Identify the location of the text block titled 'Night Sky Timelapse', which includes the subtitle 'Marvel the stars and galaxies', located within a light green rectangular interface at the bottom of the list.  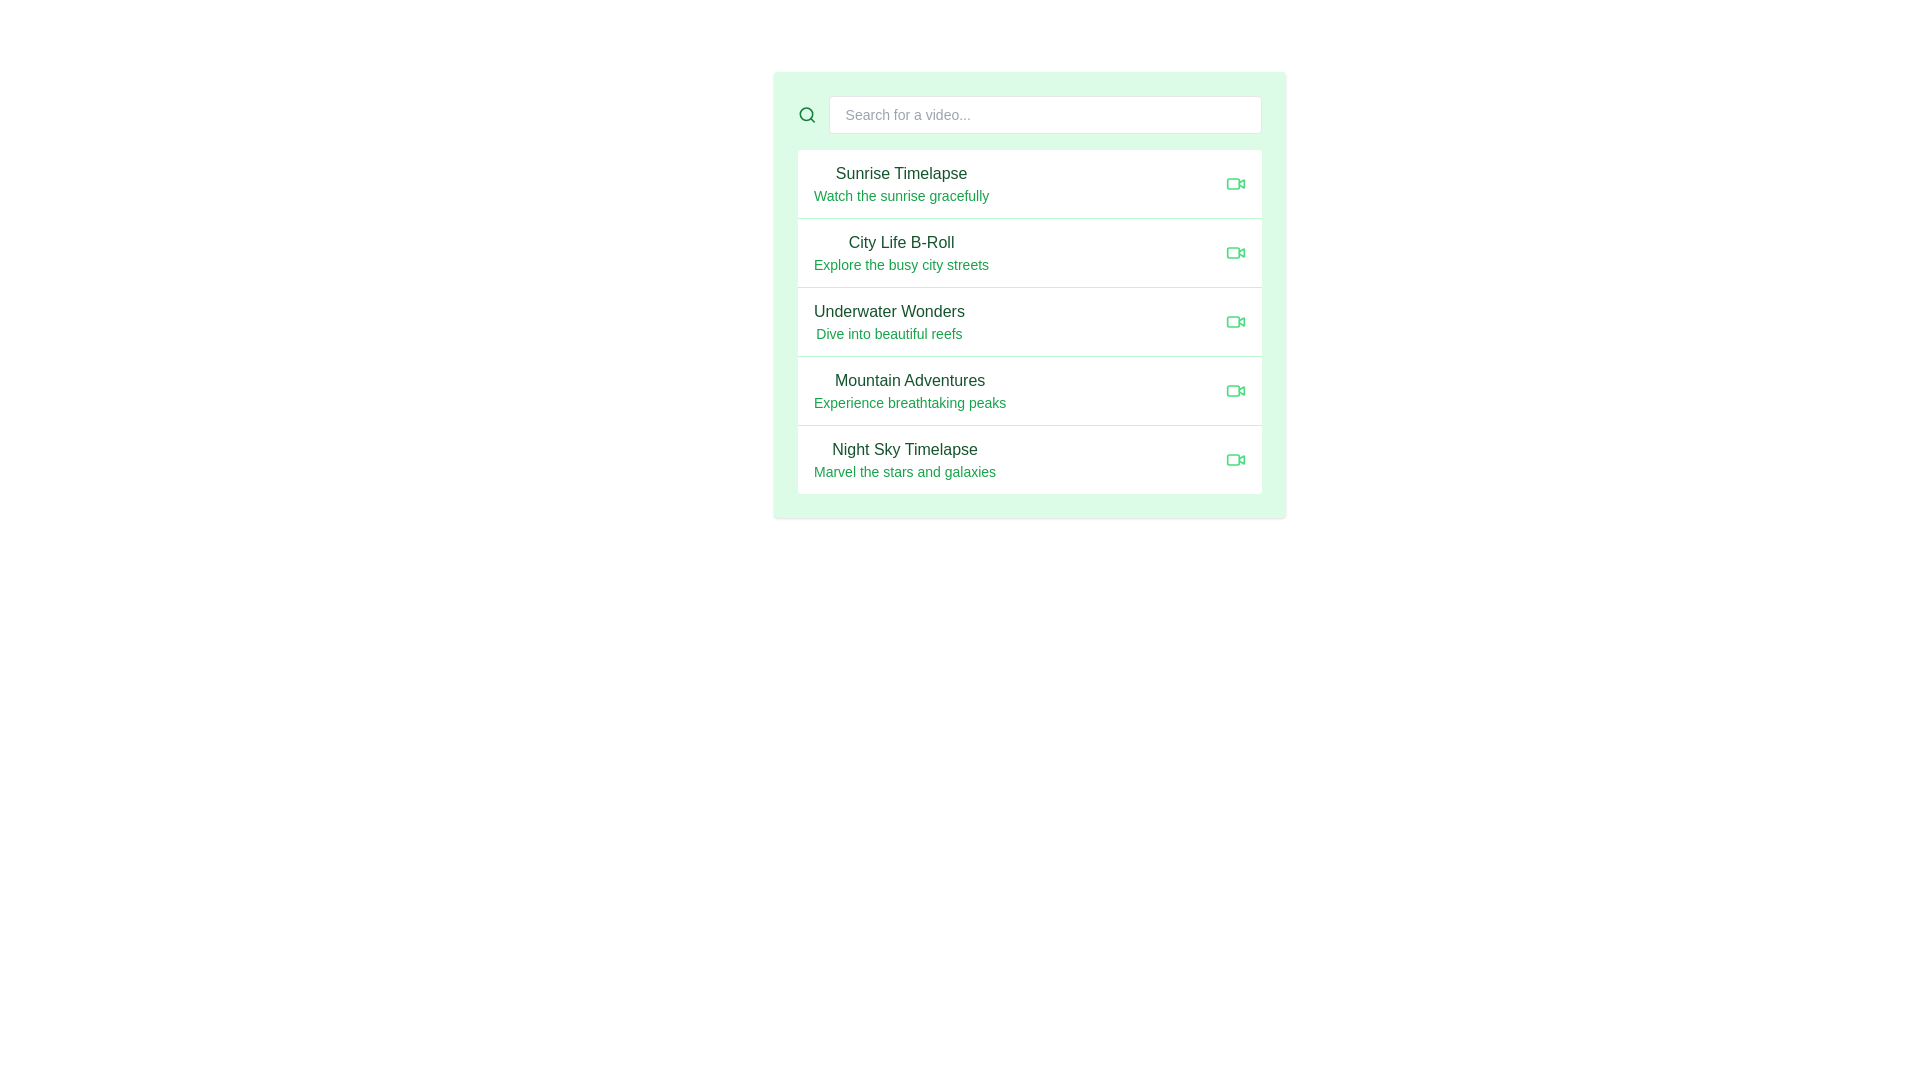
(904, 459).